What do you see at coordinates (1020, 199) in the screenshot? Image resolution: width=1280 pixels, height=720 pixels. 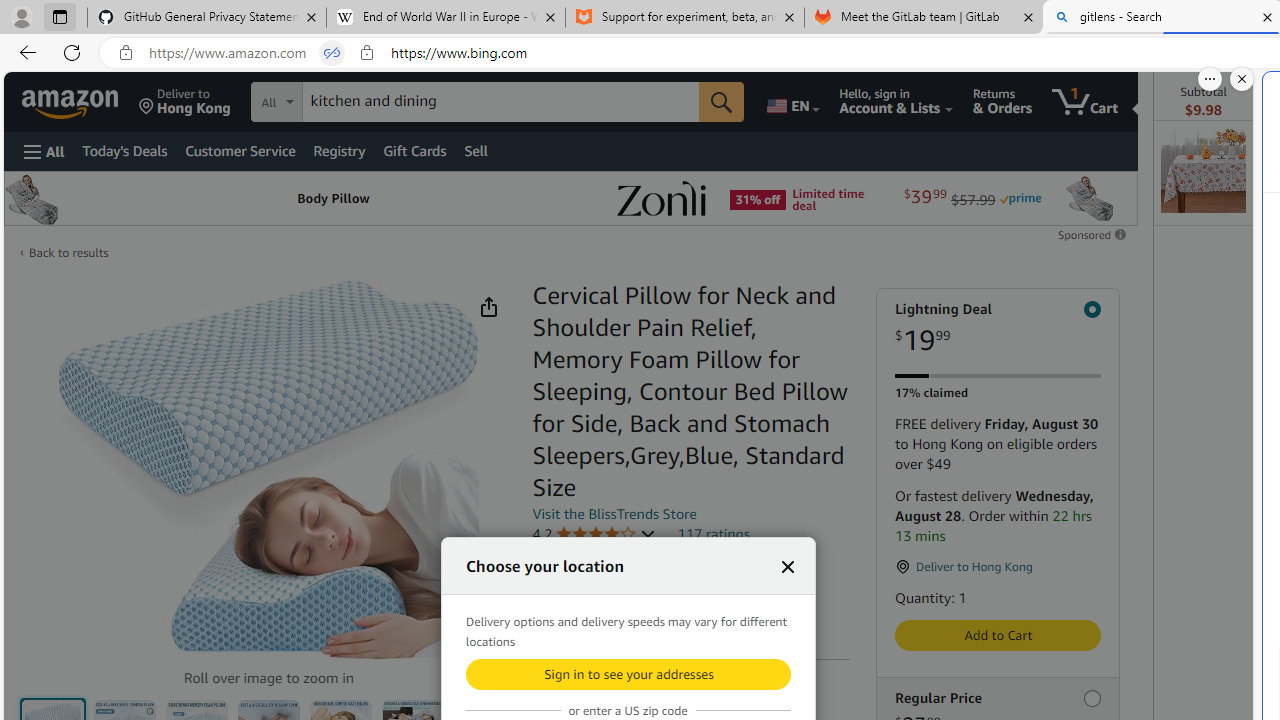 I see `'Prime'` at bounding box center [1020, 199].